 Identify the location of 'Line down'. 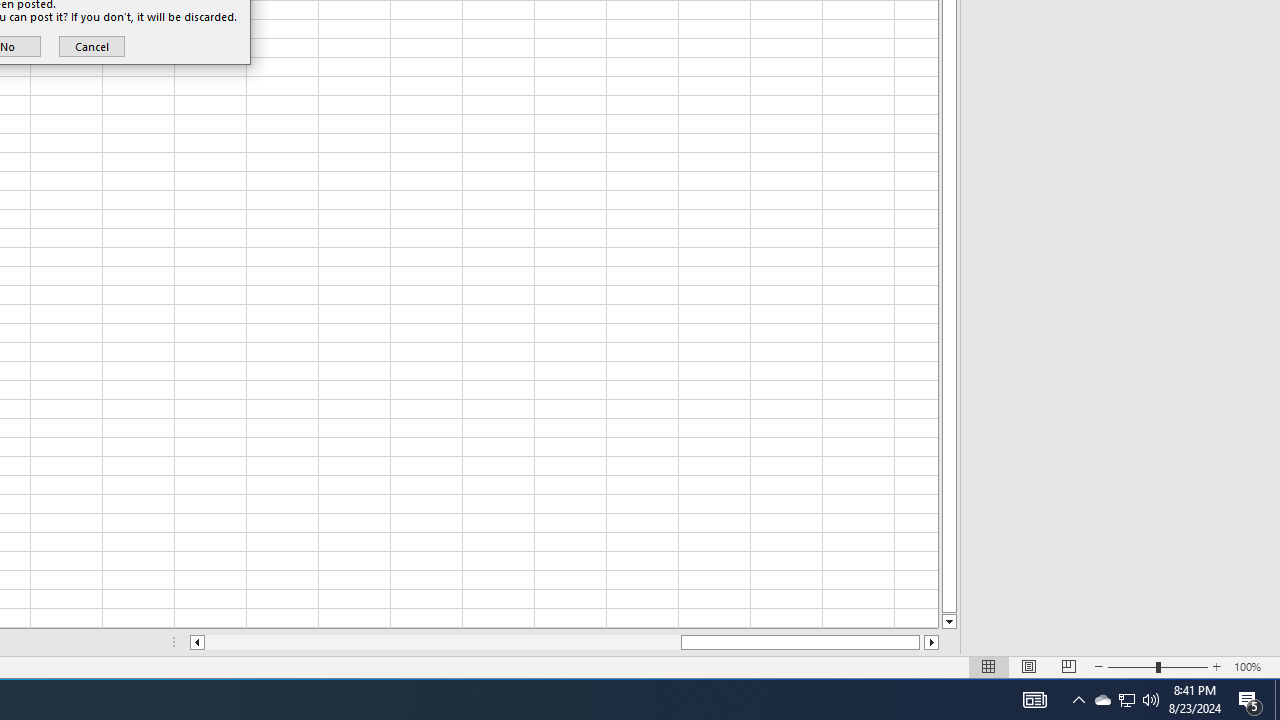
(948, 621).